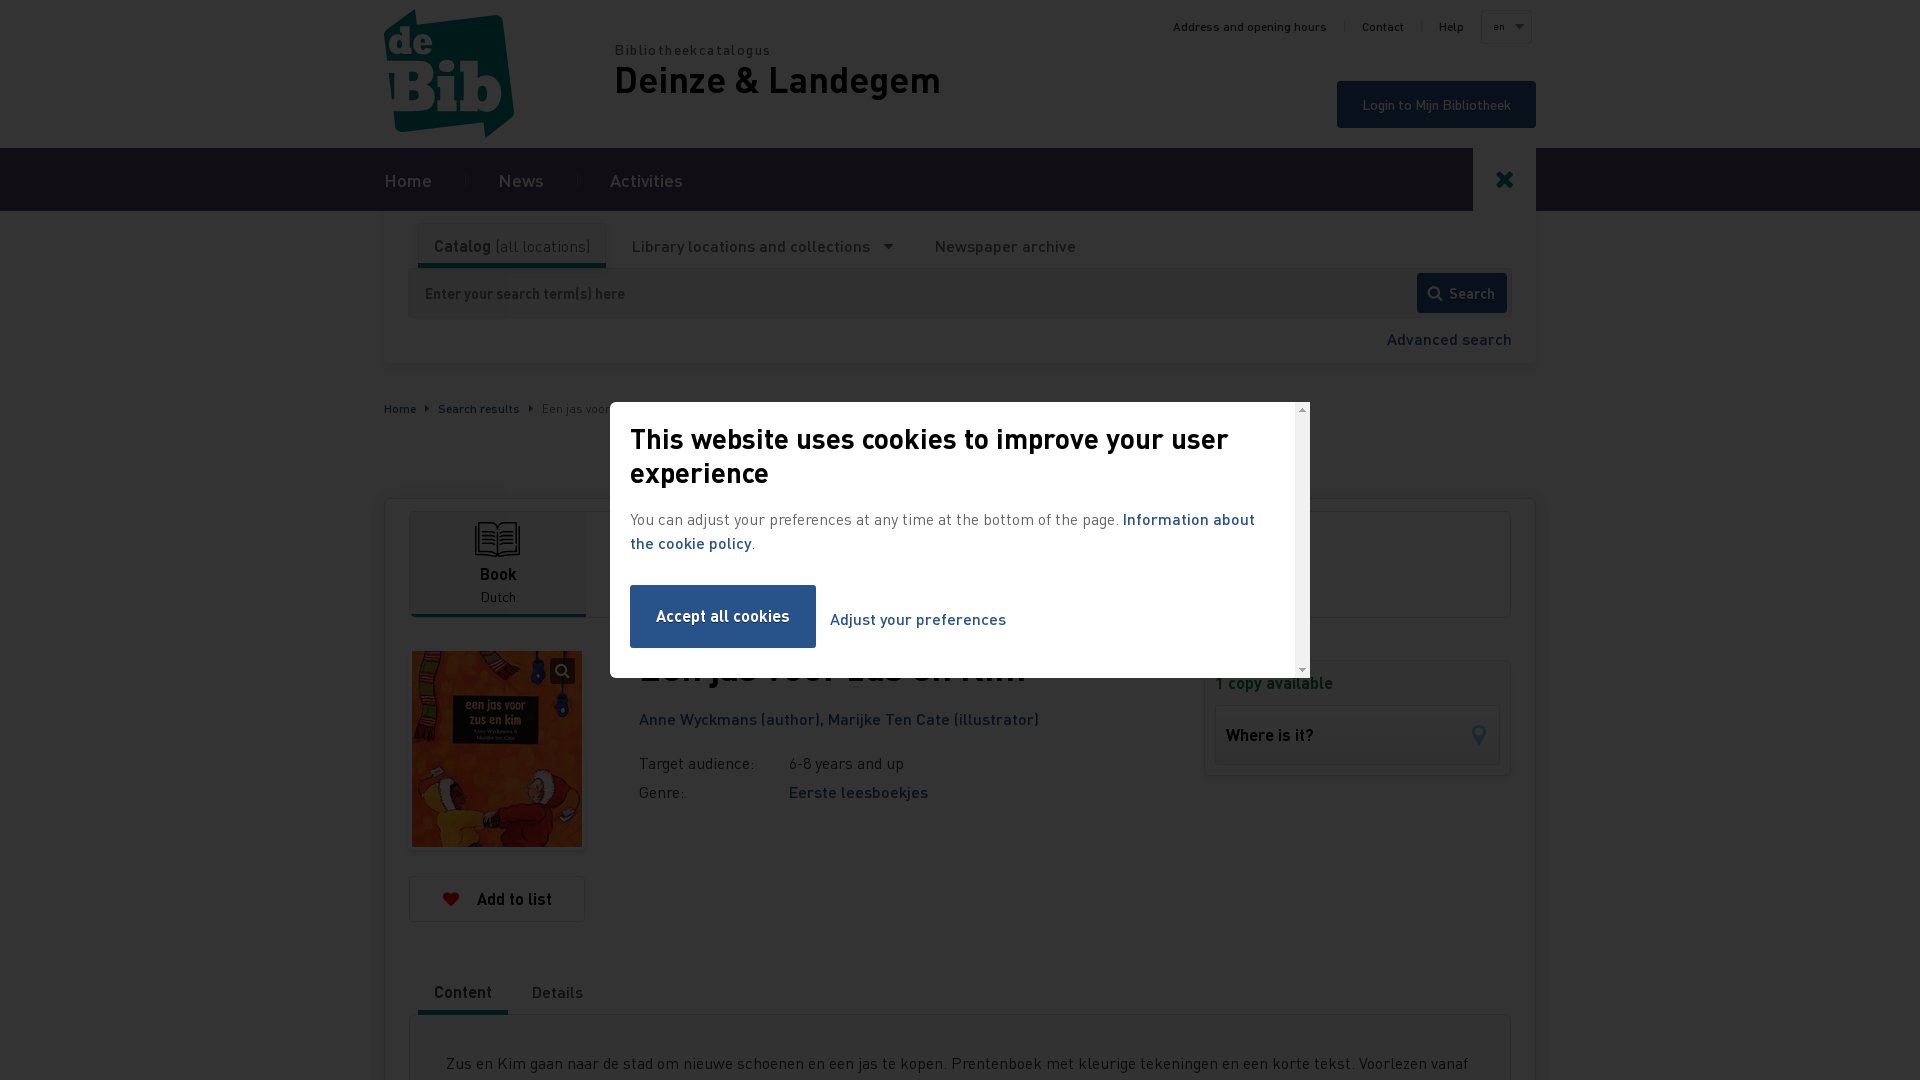  Describe the element at coordinates (1381, 27) in the screenshot. I see `'Contact'` at that location.